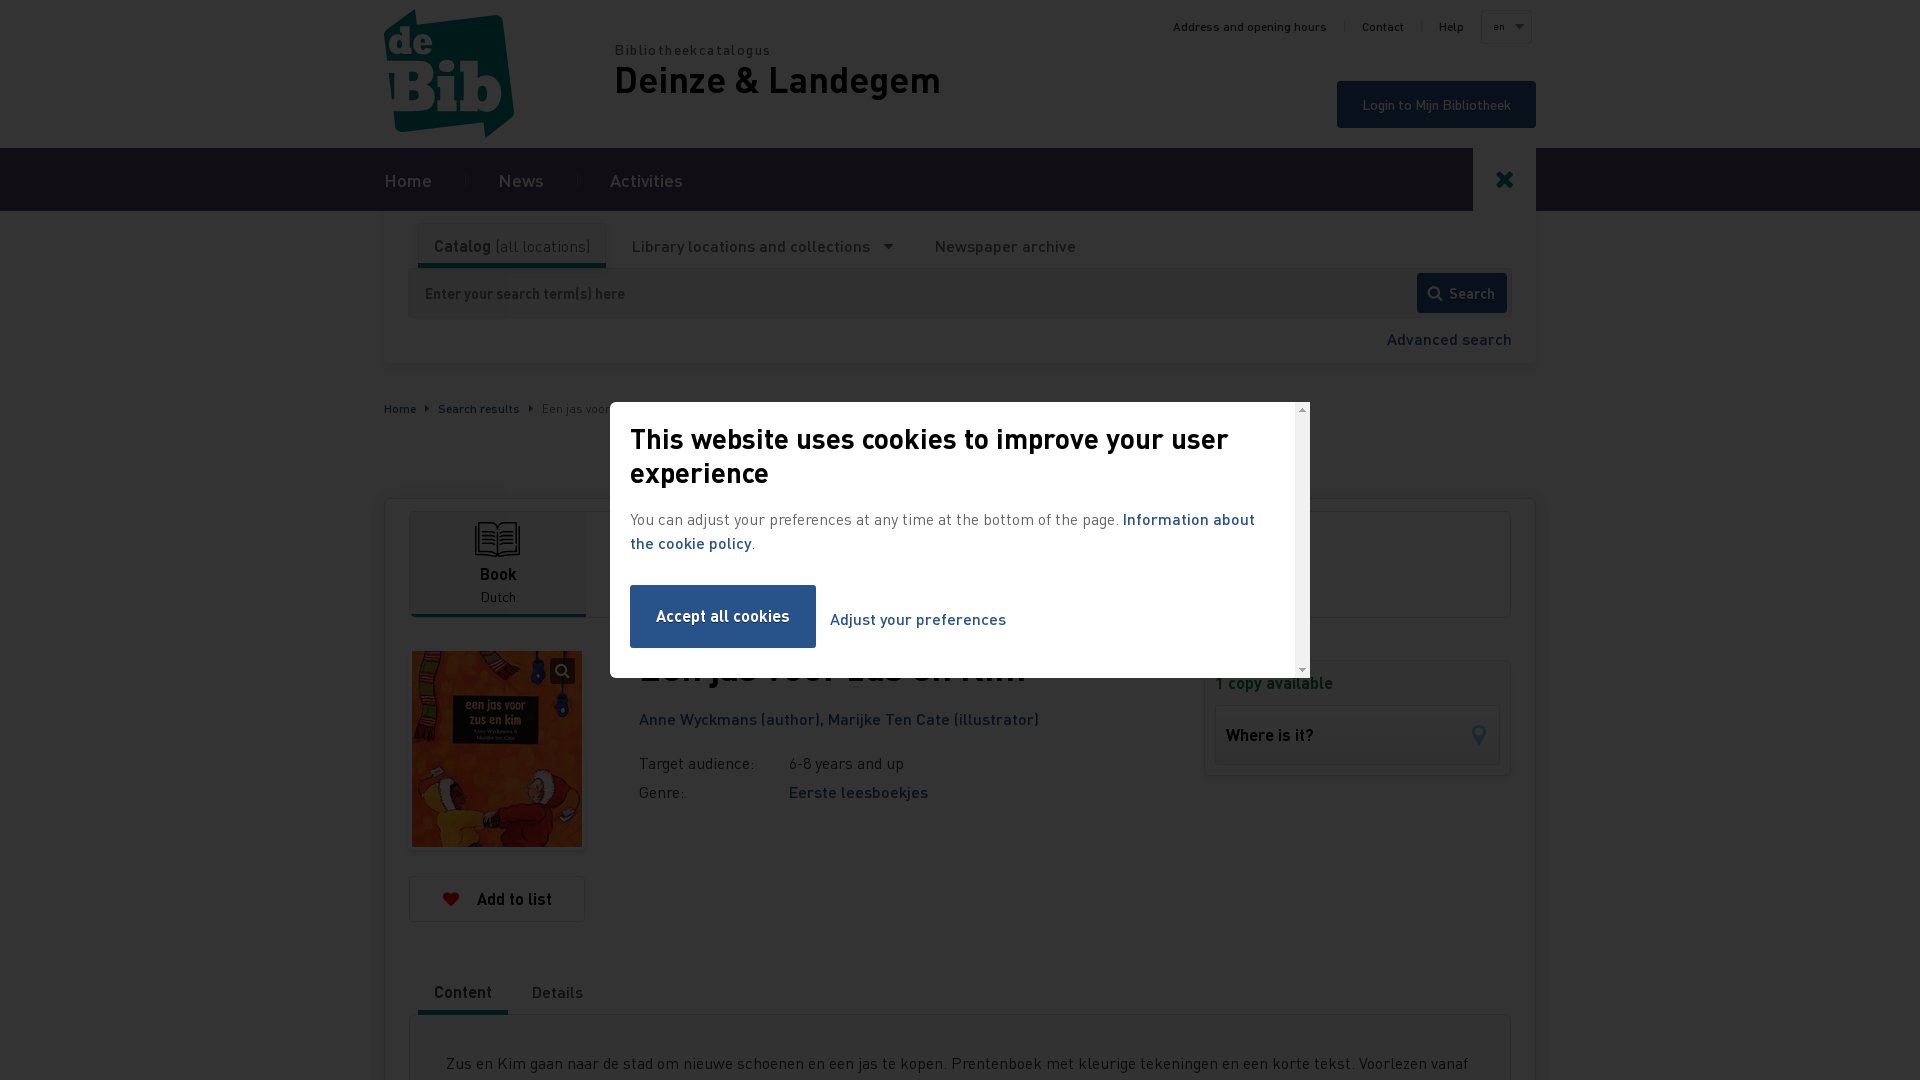  Describe the element at coordinates (1381, 27) in the screenshot. I see `'Contact'` at that location.